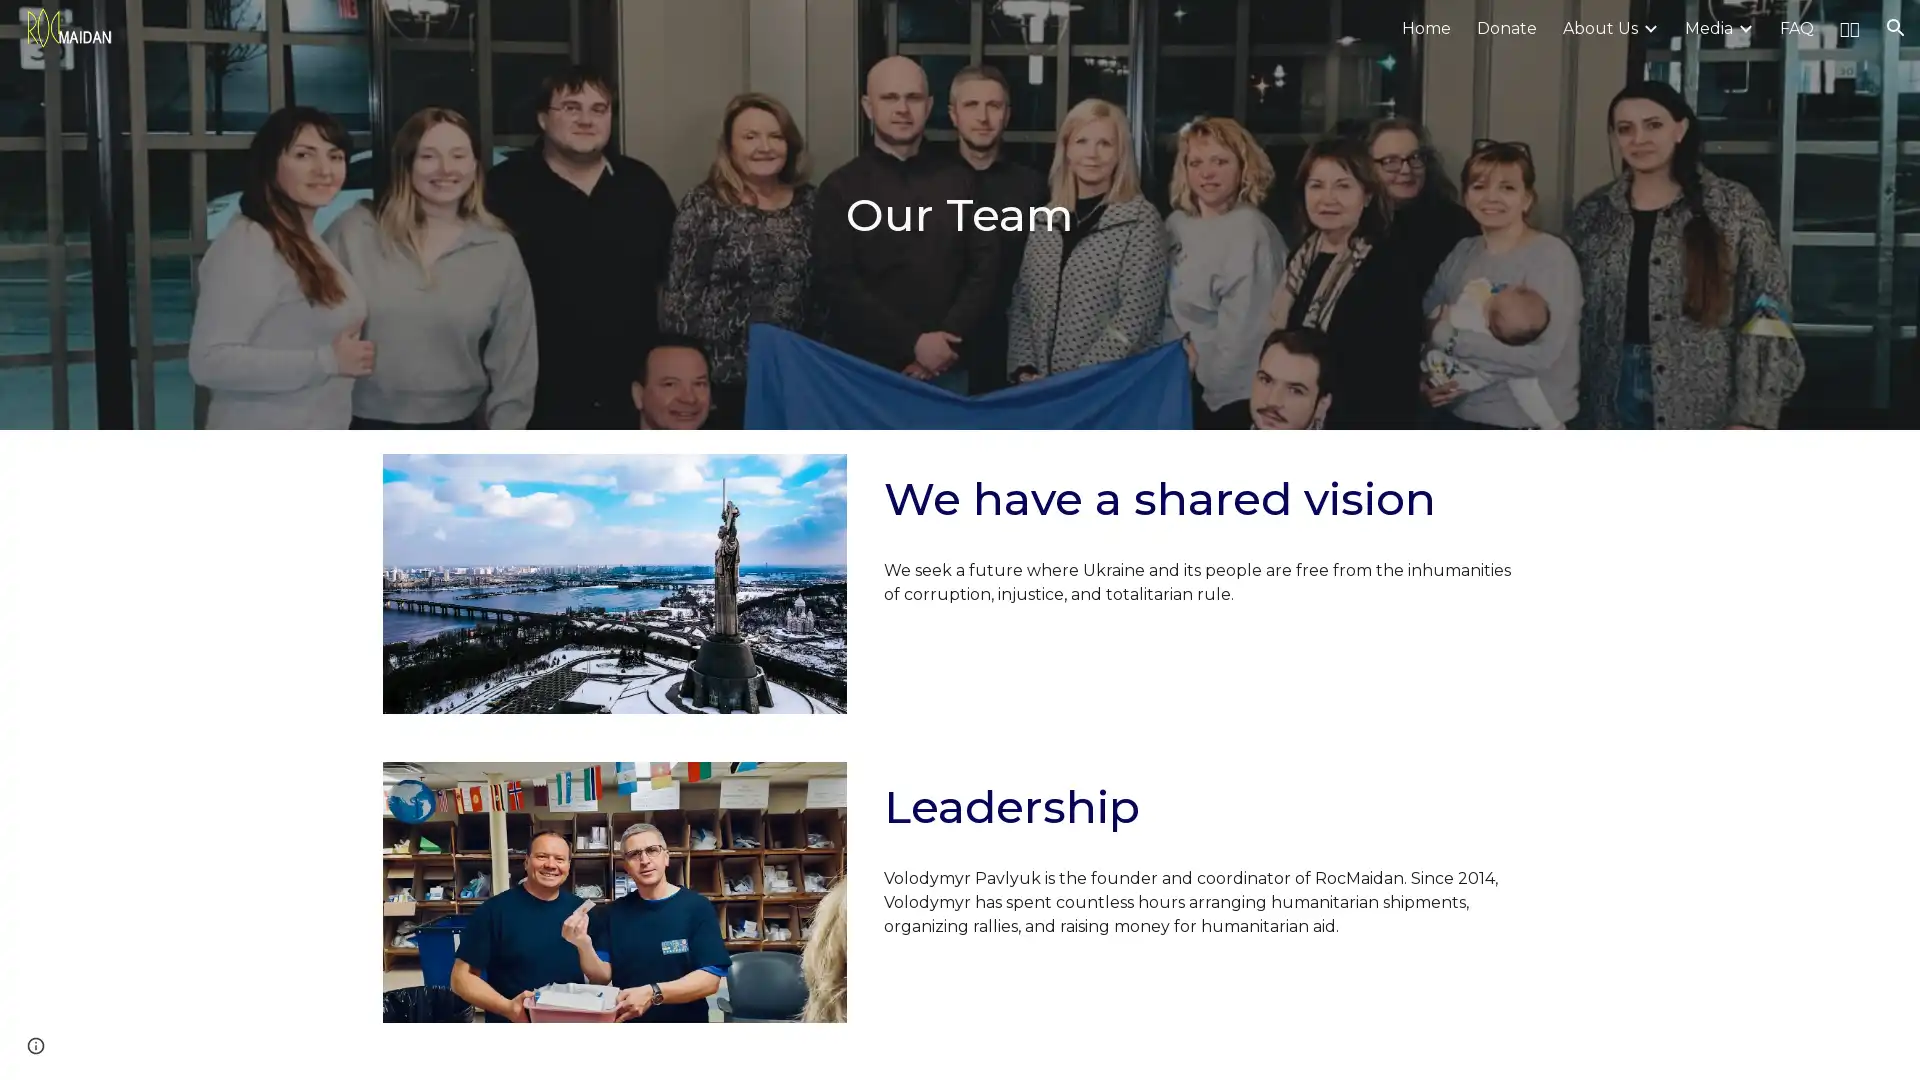 The width and height of the screenshot is (1920, 1080). I want to click on Skip to main content, so click(787, 37).